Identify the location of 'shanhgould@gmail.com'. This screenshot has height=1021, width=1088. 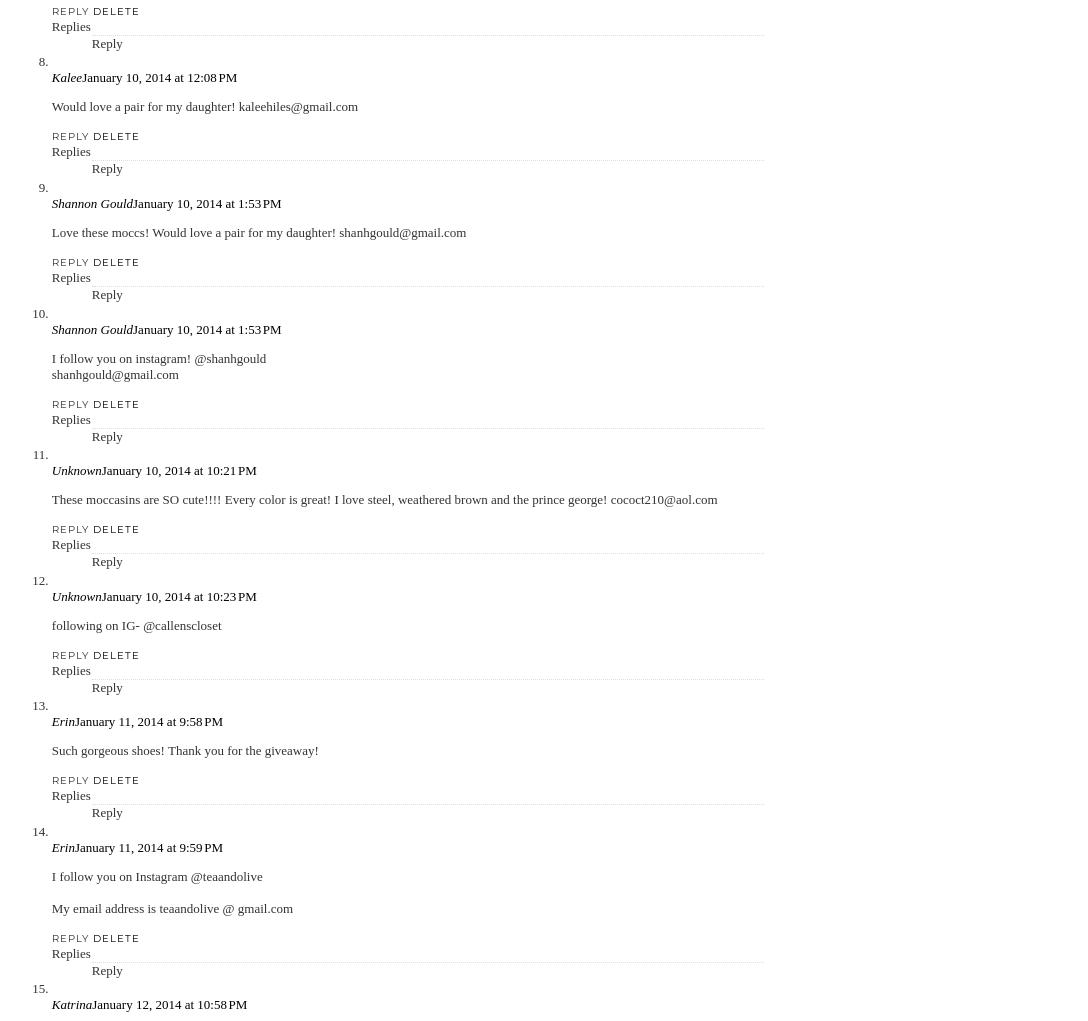
(51, 373).